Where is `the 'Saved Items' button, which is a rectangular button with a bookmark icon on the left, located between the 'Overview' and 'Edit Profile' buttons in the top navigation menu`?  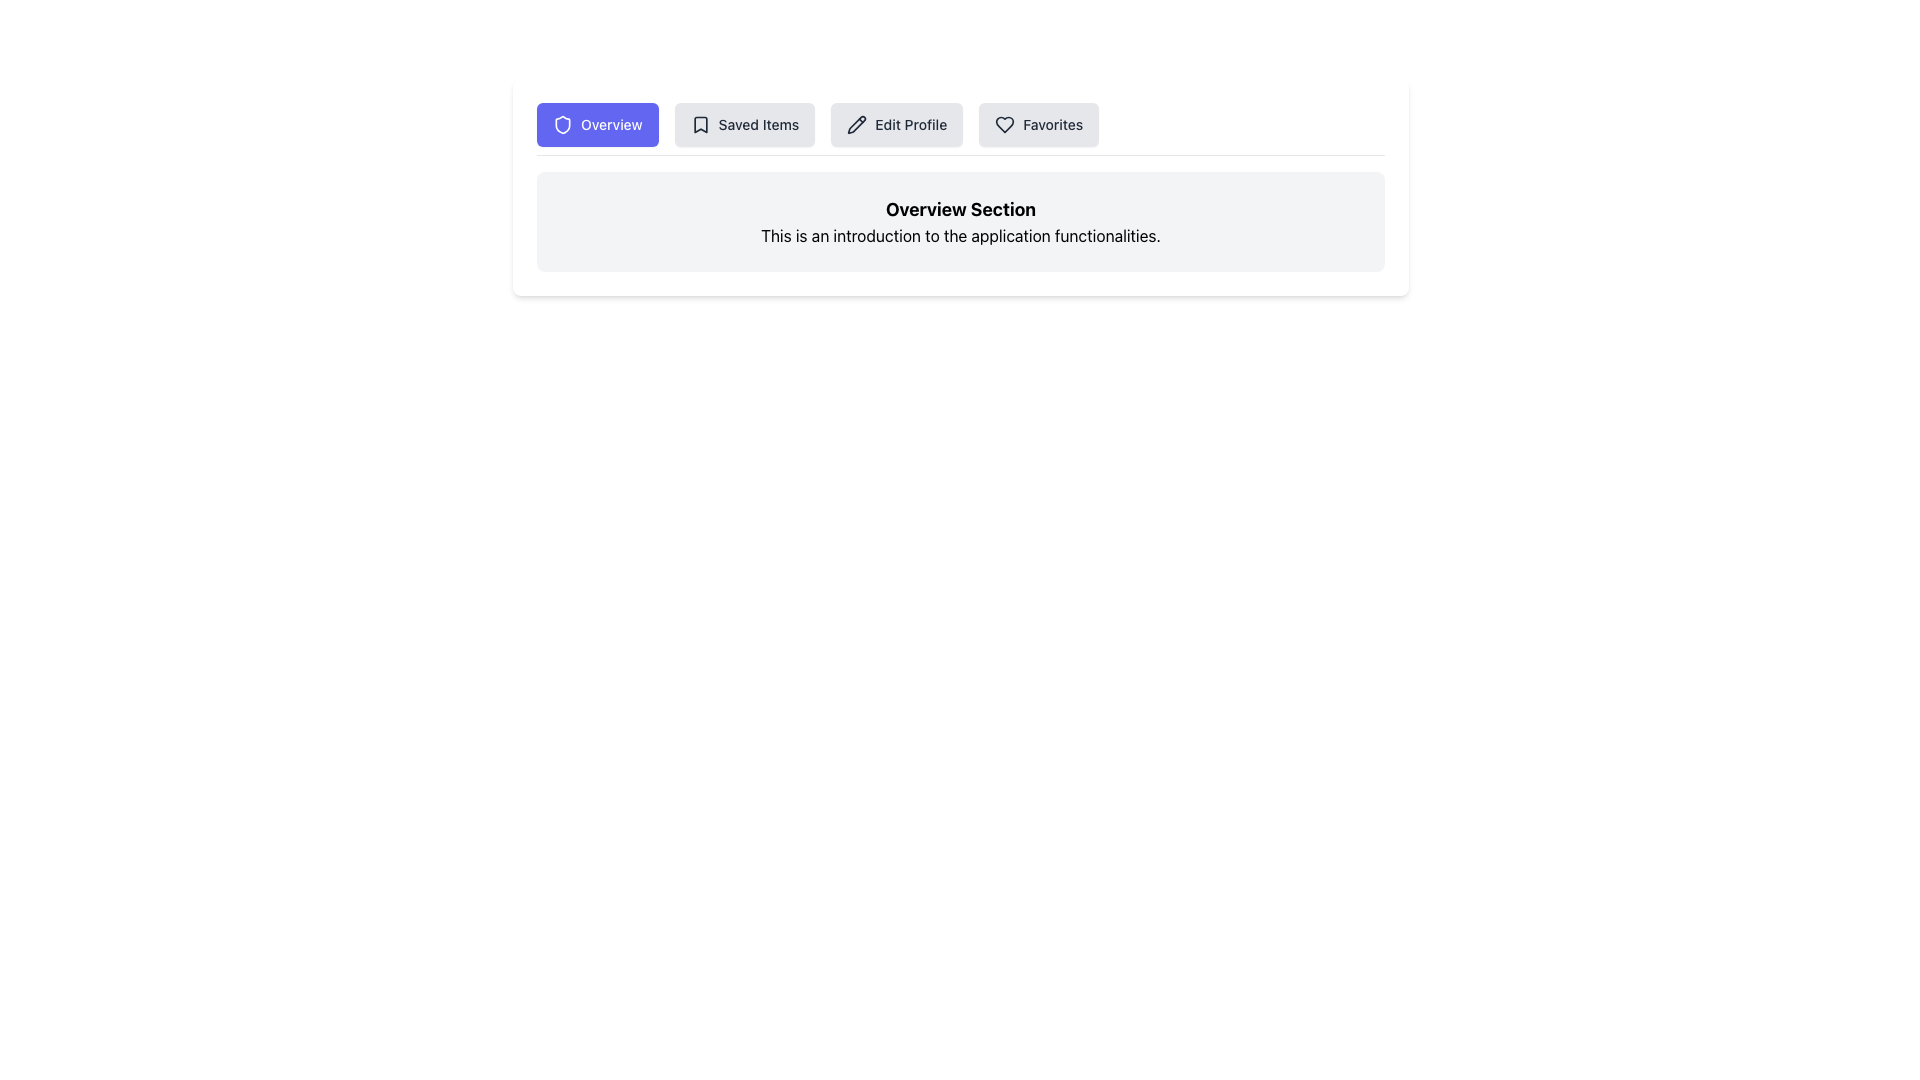 the 'Saved Items' button, which is a rectangular button with a bookmark icon on the left, located between the 'Overview' and 'Edit Profile' buttons in the top navigation menu is located at coordinates (743, 124).